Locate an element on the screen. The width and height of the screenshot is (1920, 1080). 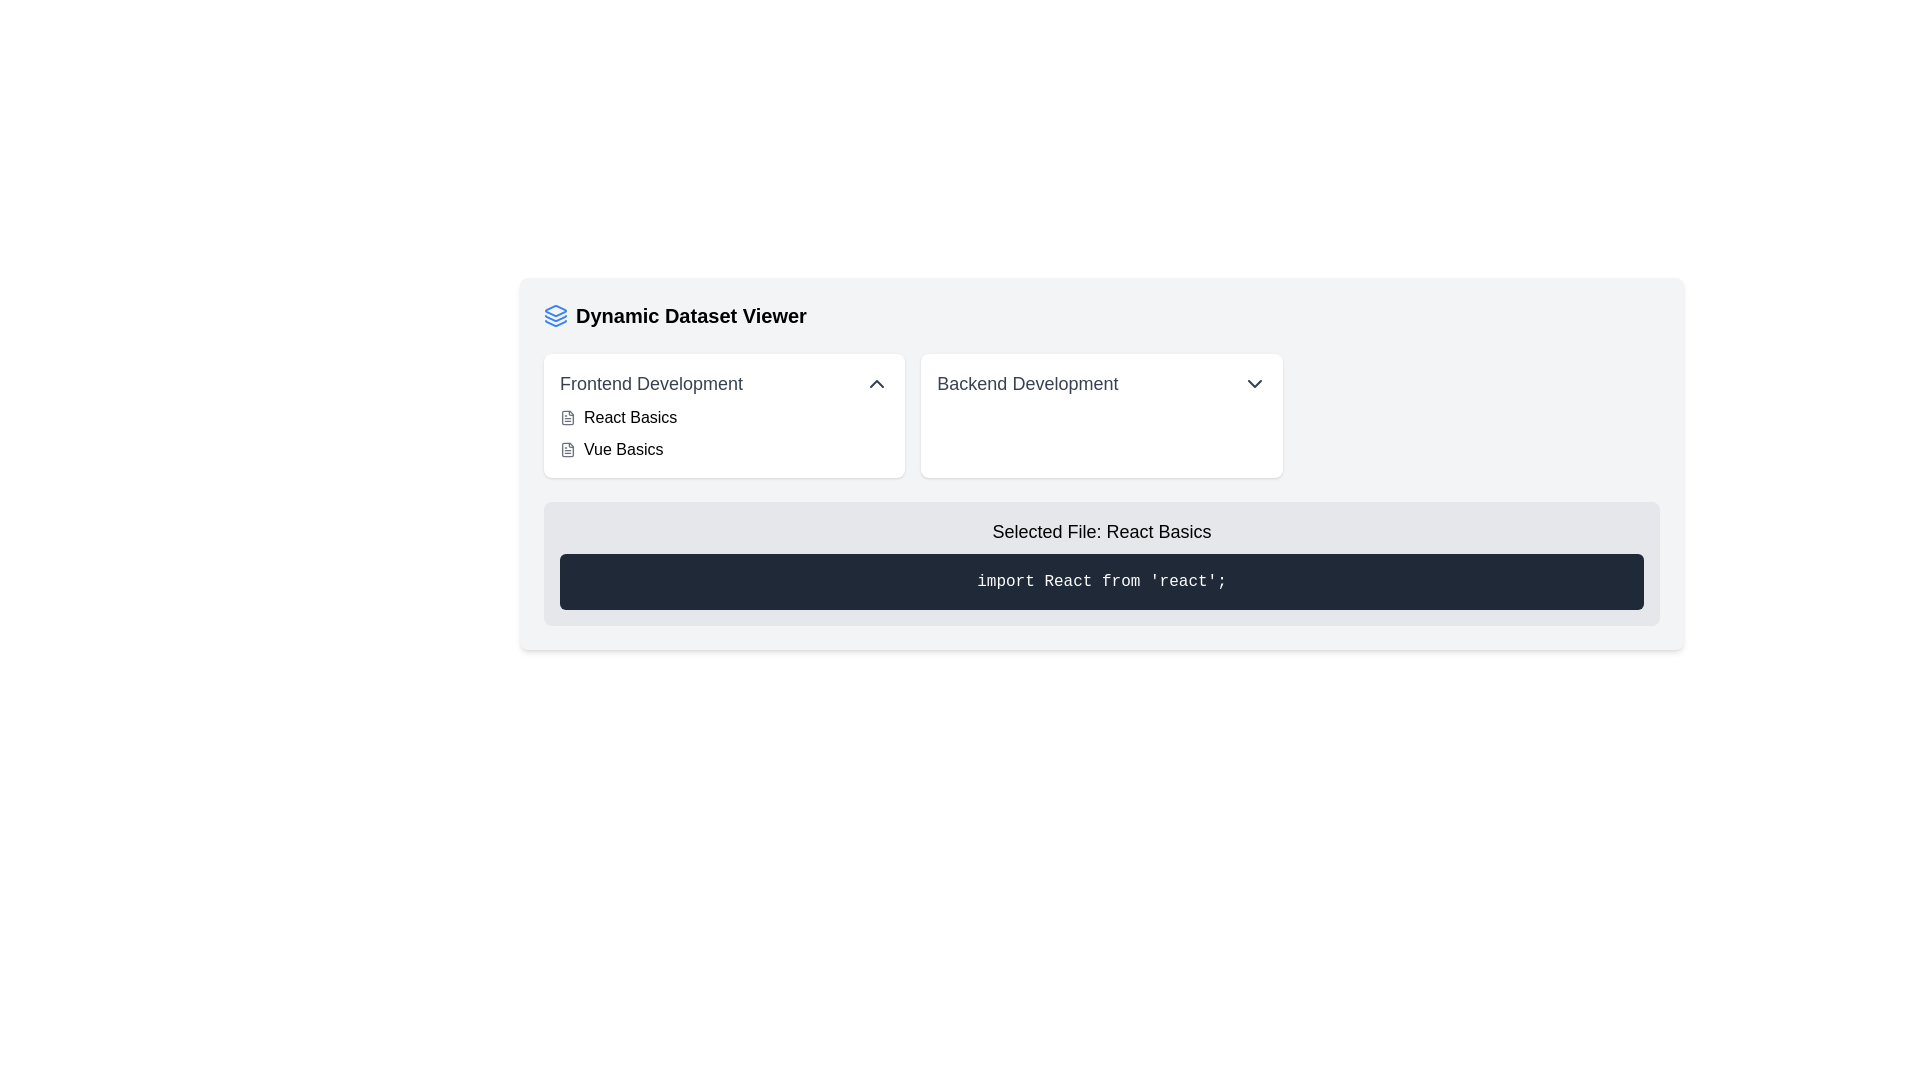
the blue layered icon element located to the left of the text 'Dynamic Dataset Viewer' in the header section is located at coordinates (556, 315).